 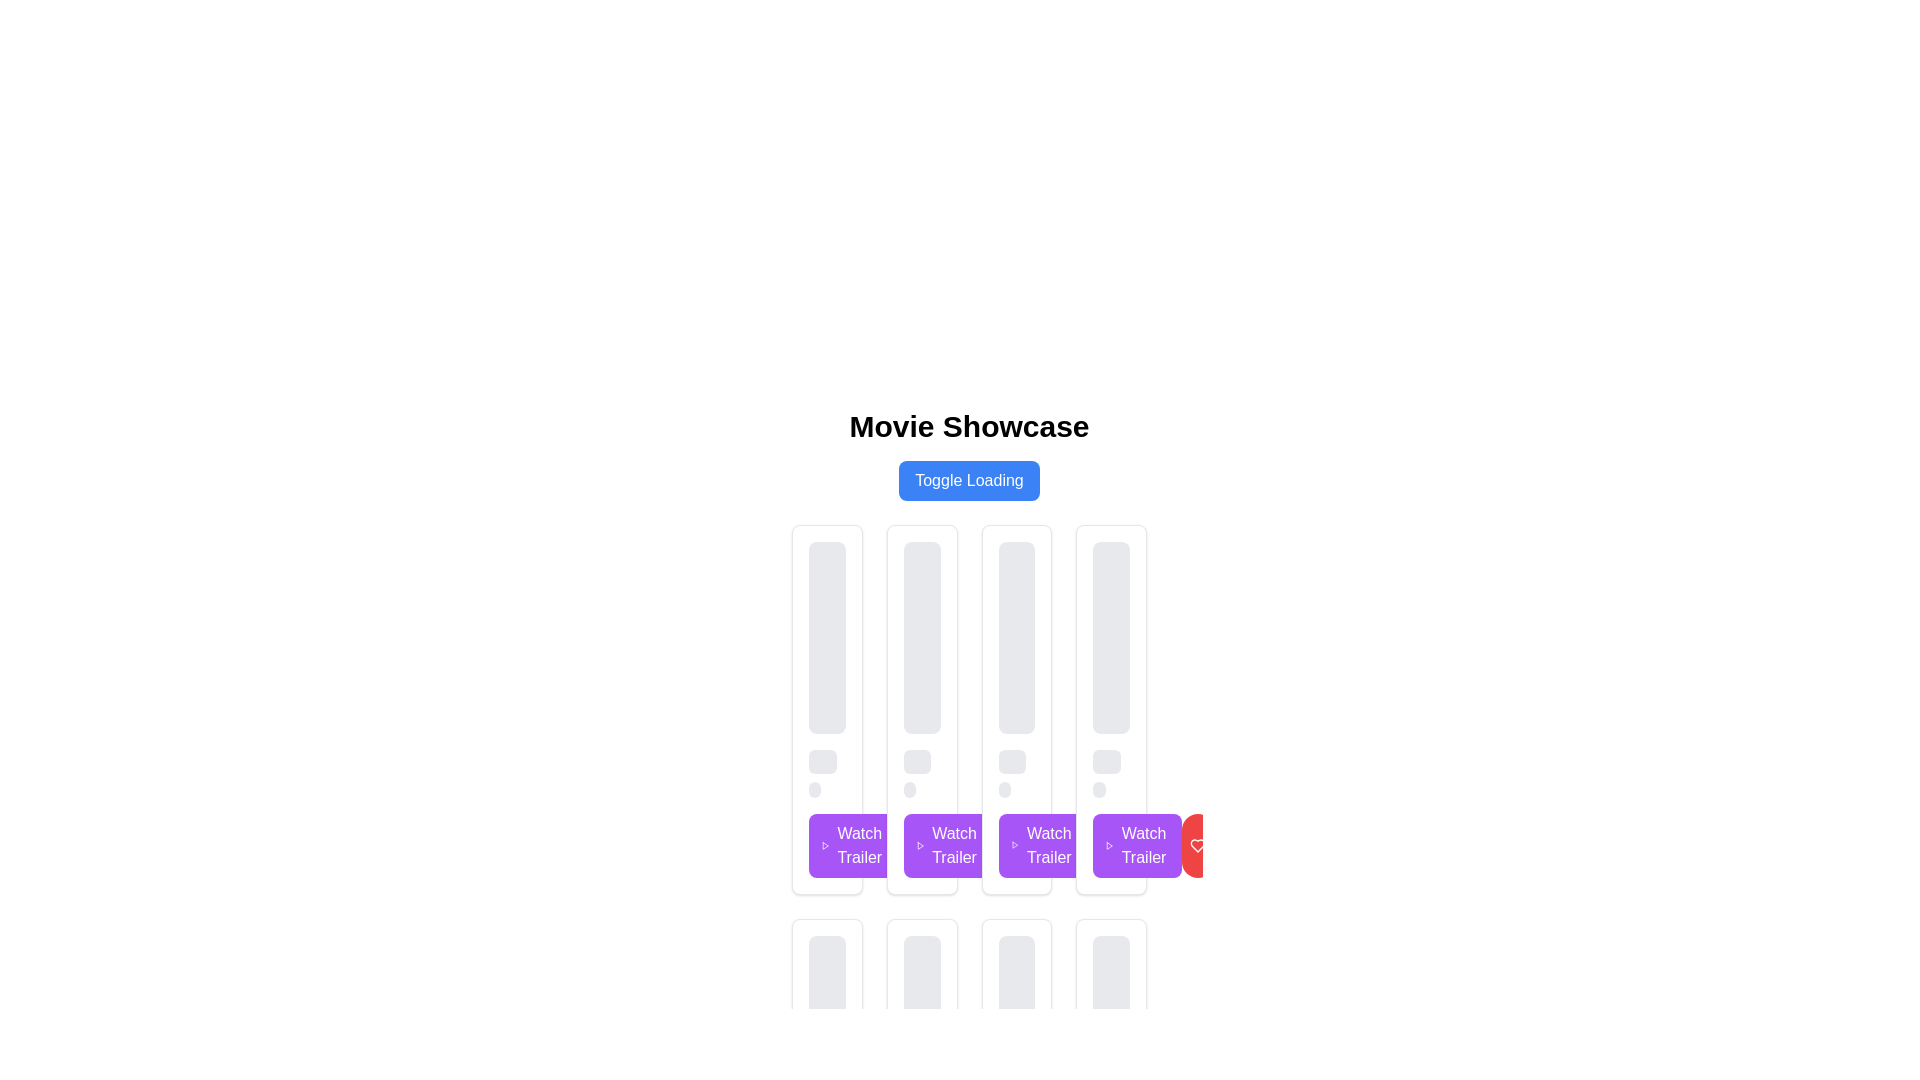 I want to click on the blue rectangular button labeled 'Toggle Loading' that is centered below the heading 'Movie Showcase', so click(x=969, y=481).